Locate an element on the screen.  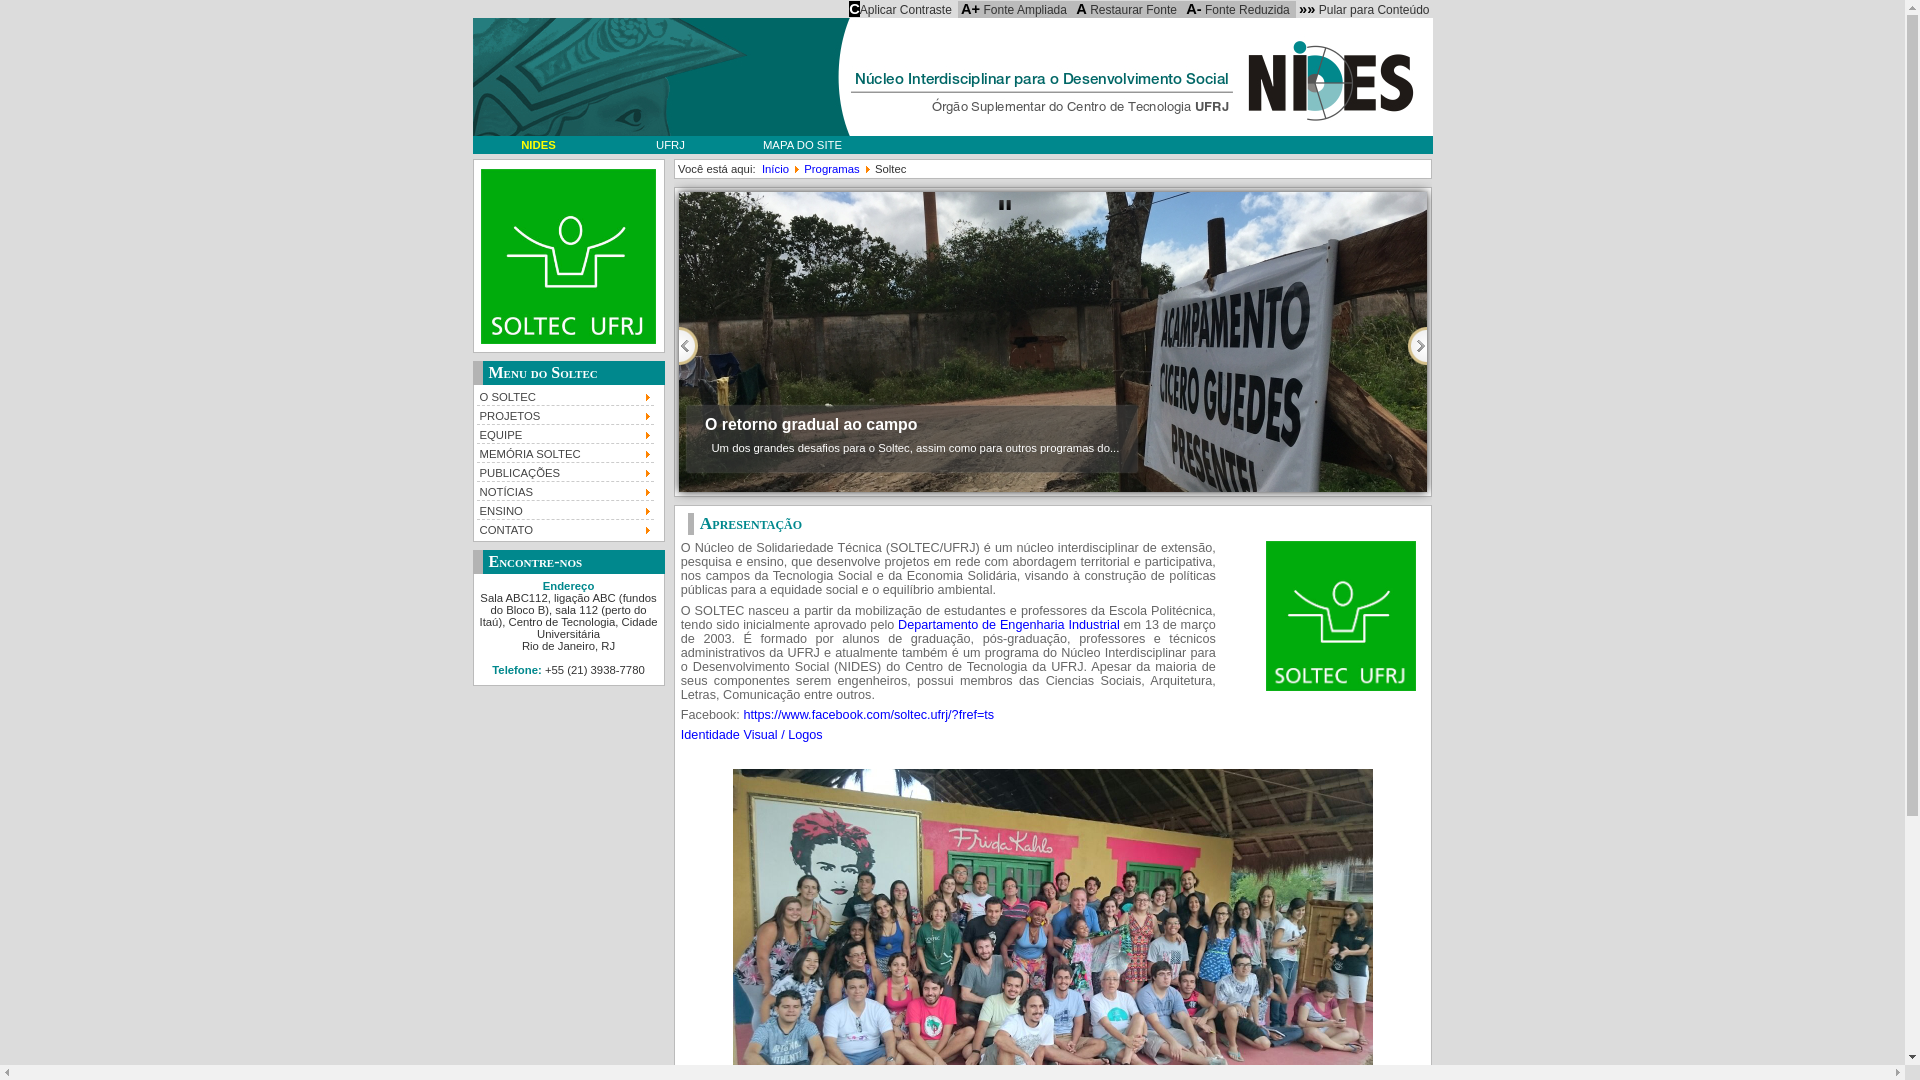
'A Restaurar Fonte' is located at coordinates (1126, 8).